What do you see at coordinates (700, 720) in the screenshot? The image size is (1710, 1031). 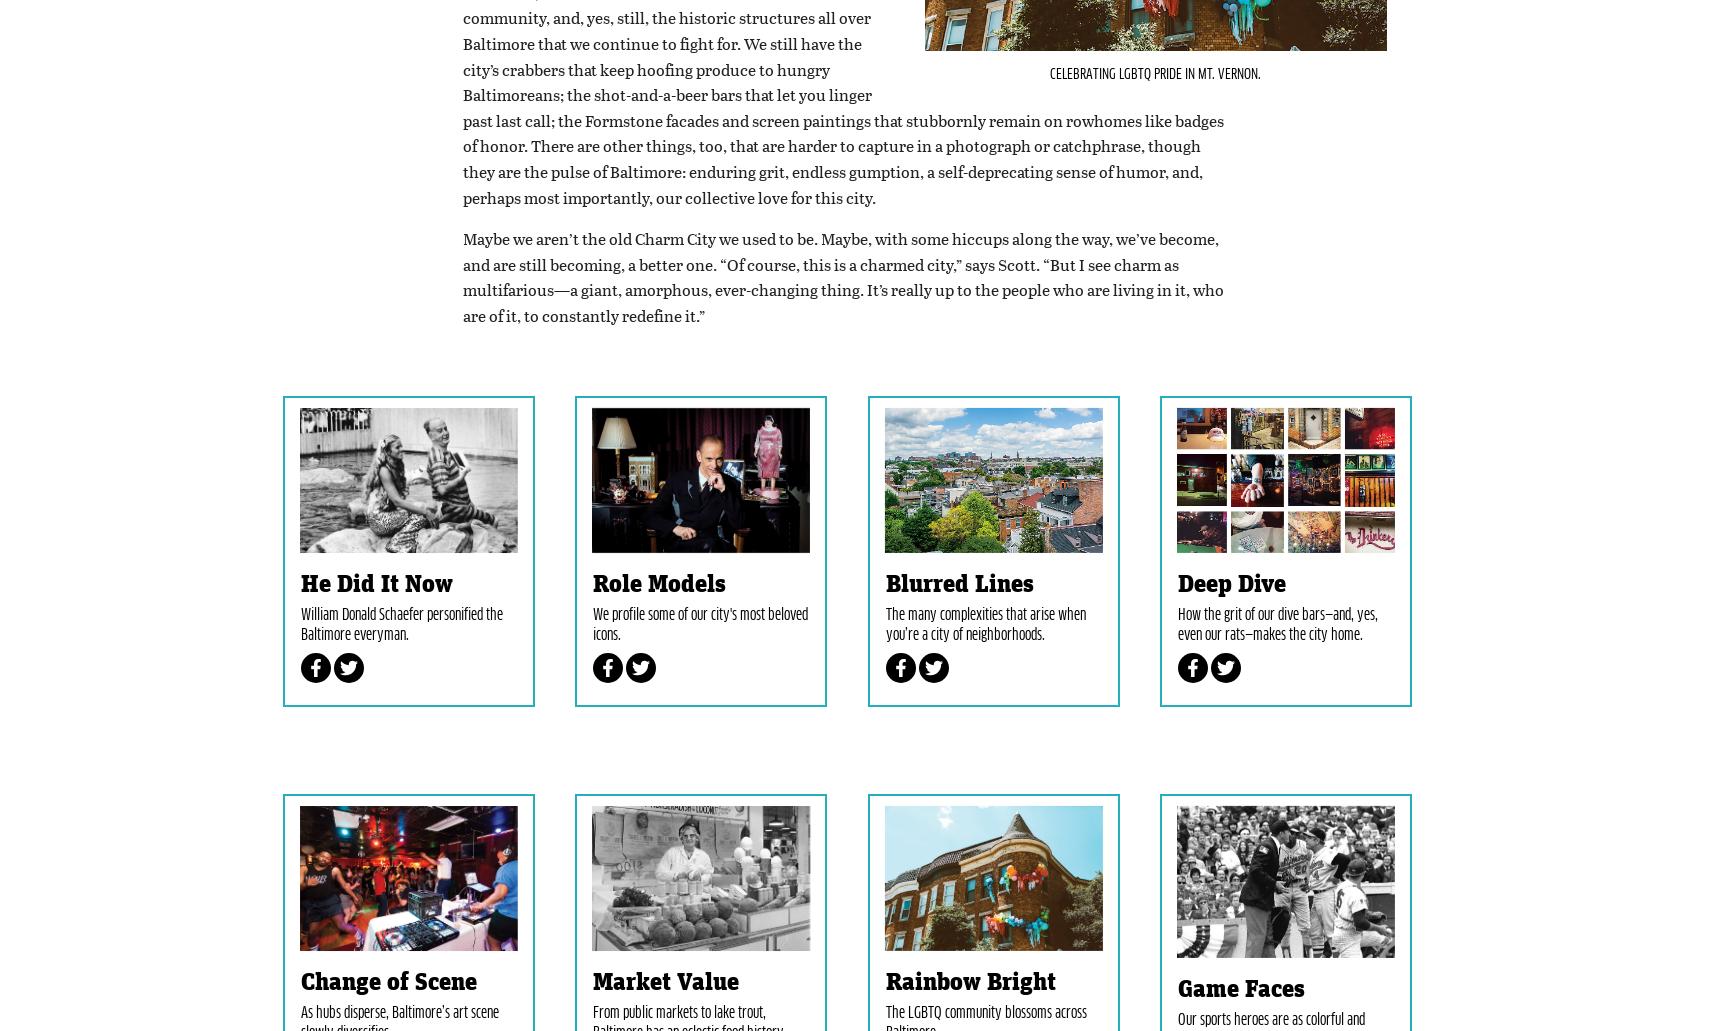 I see `'We profile some of our city's most beloved icons.'` at bounding box center [700, 720].